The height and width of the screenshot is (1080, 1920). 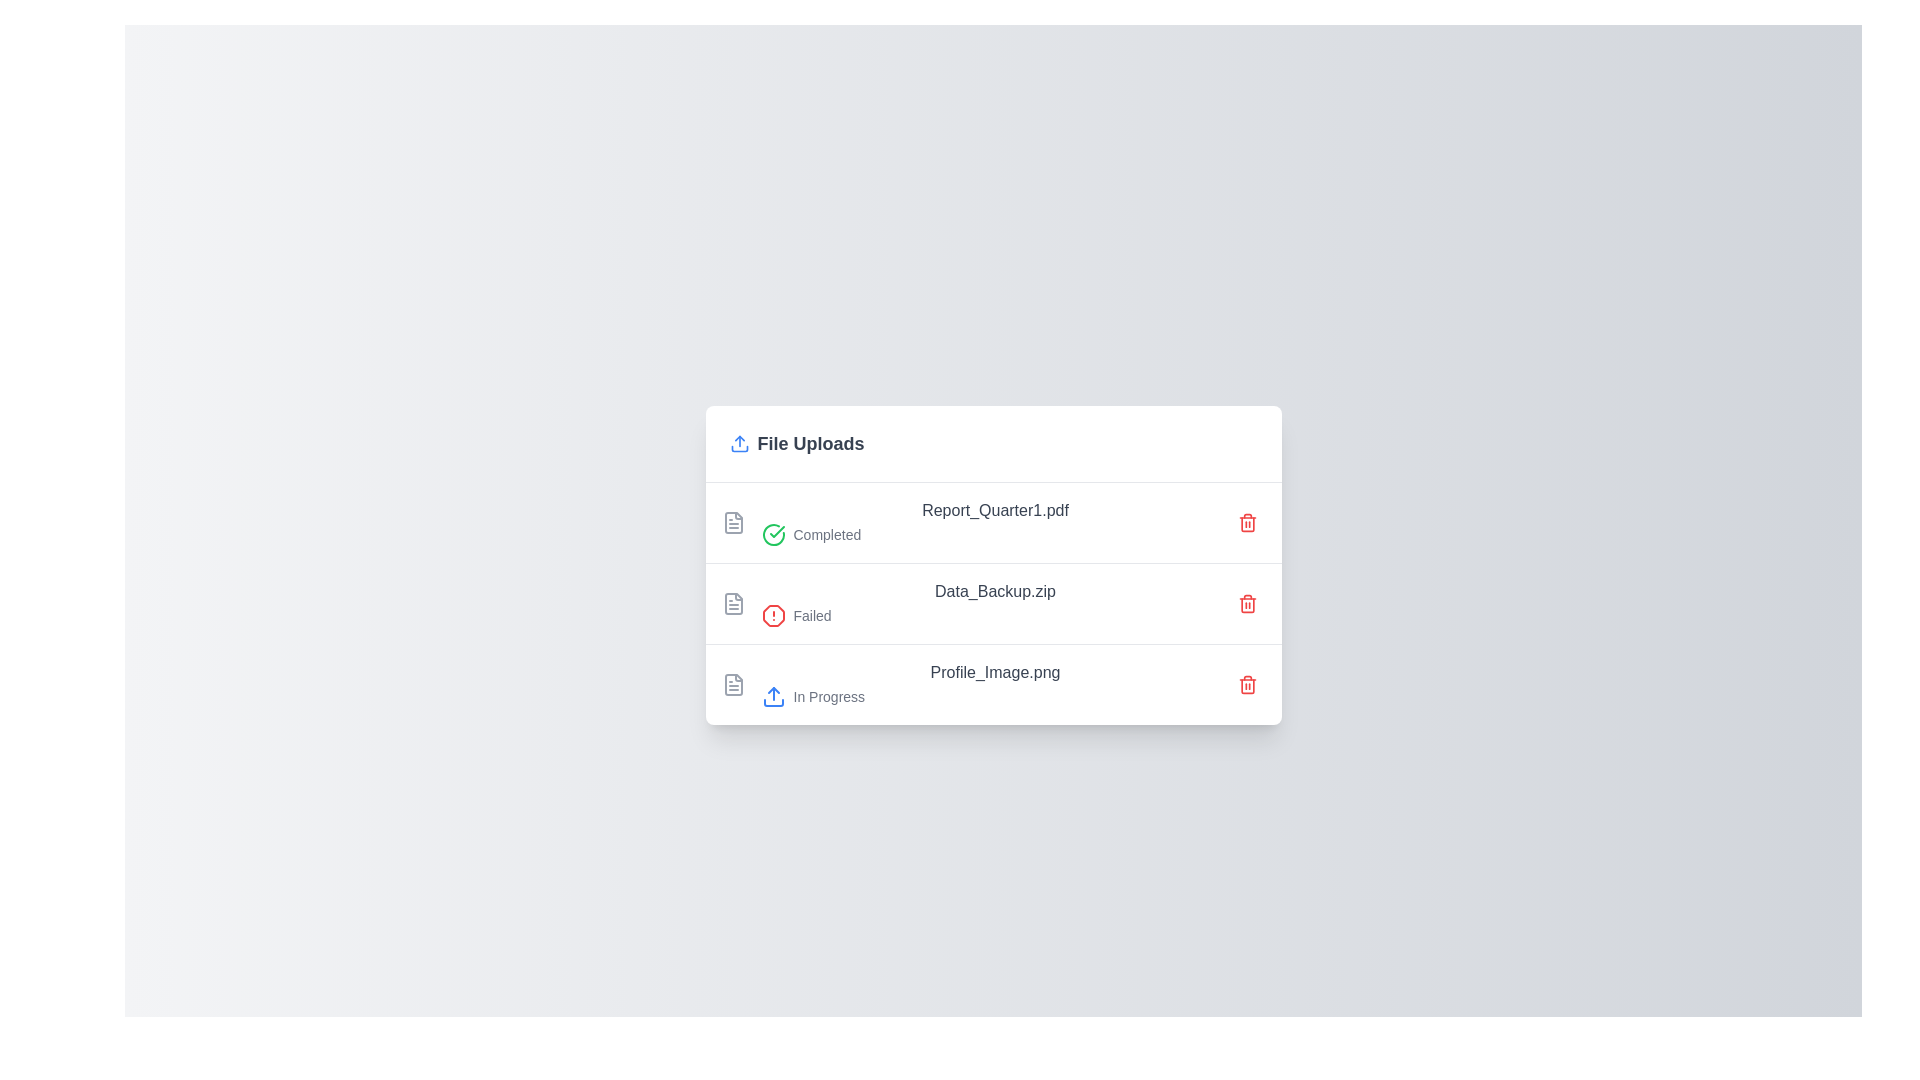 What do you see at coordinates (995, 602) in the screenshot?
I see `the text with the filename 'Data_Backup.zip' and its status indicator showing 'failed'` at bounding box center [995, 602].